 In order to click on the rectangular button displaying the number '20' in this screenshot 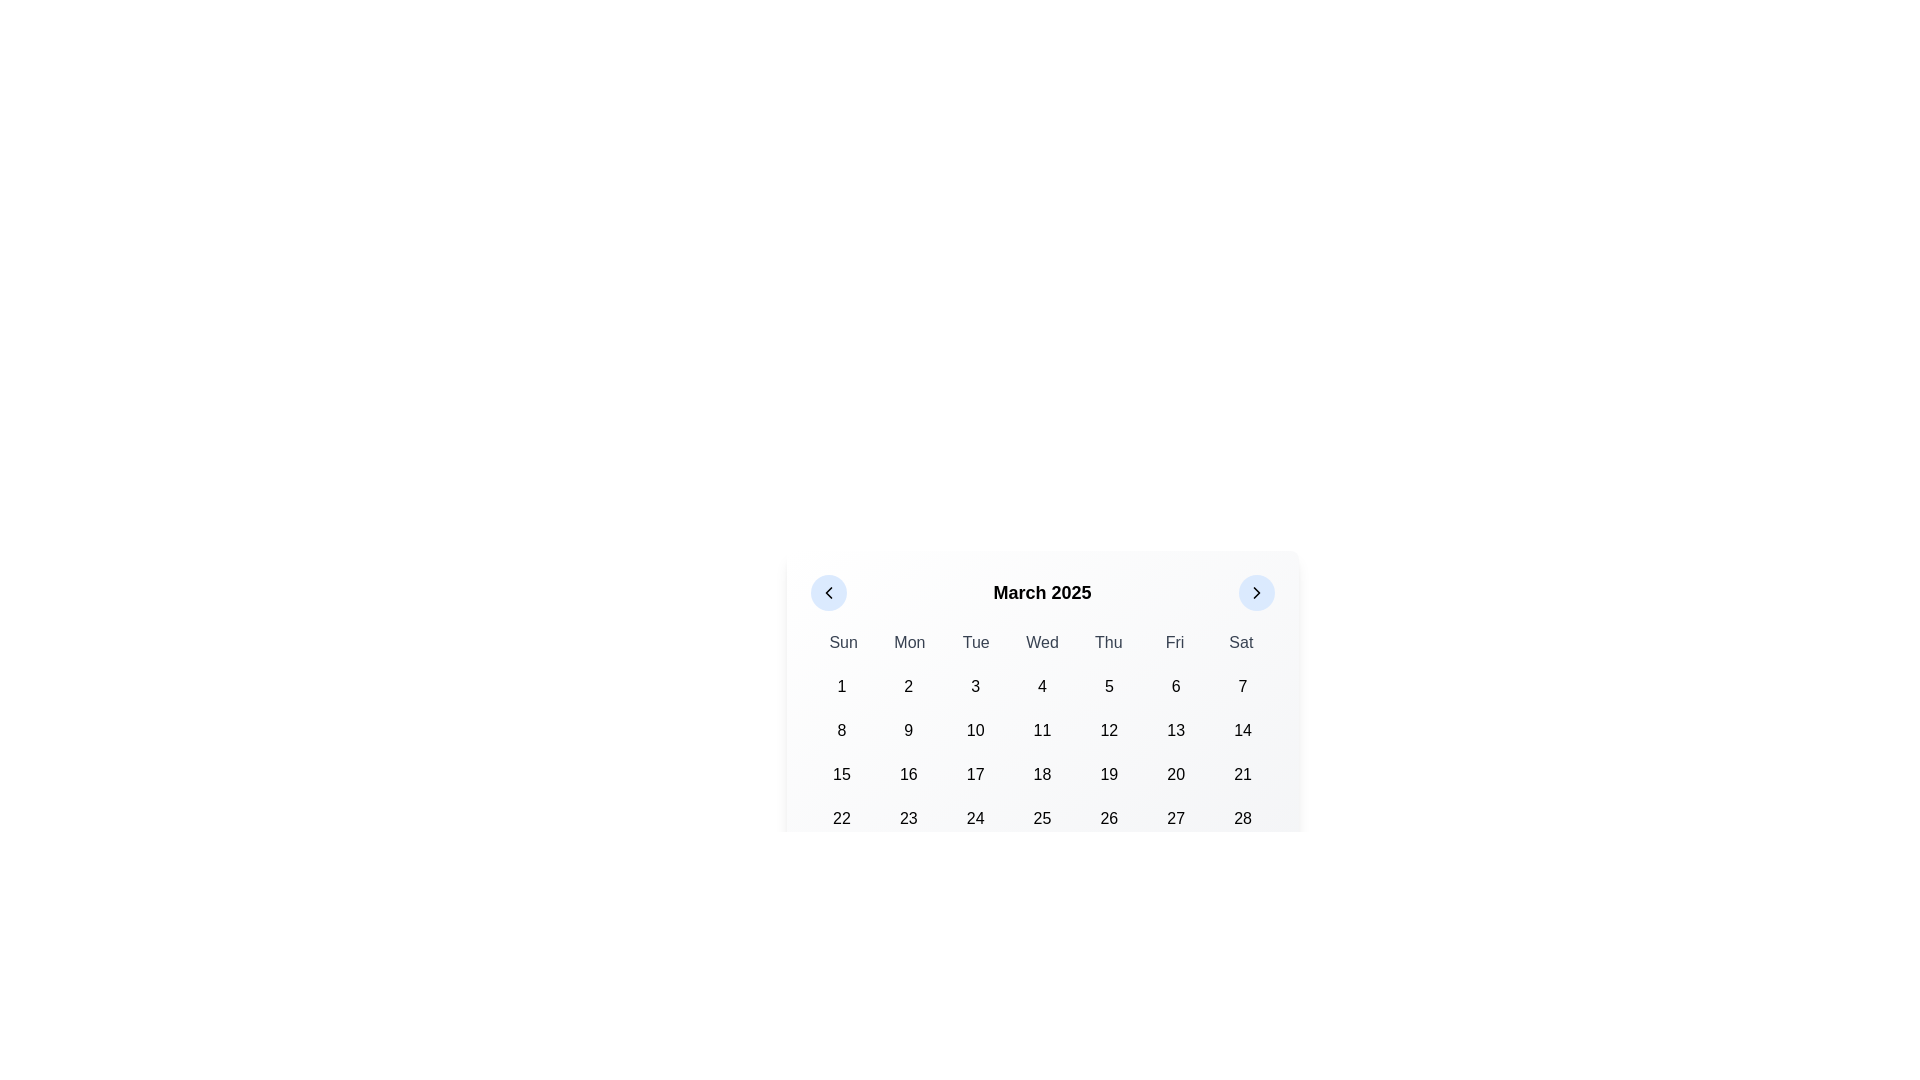, I will do `click(1176, 774)`.